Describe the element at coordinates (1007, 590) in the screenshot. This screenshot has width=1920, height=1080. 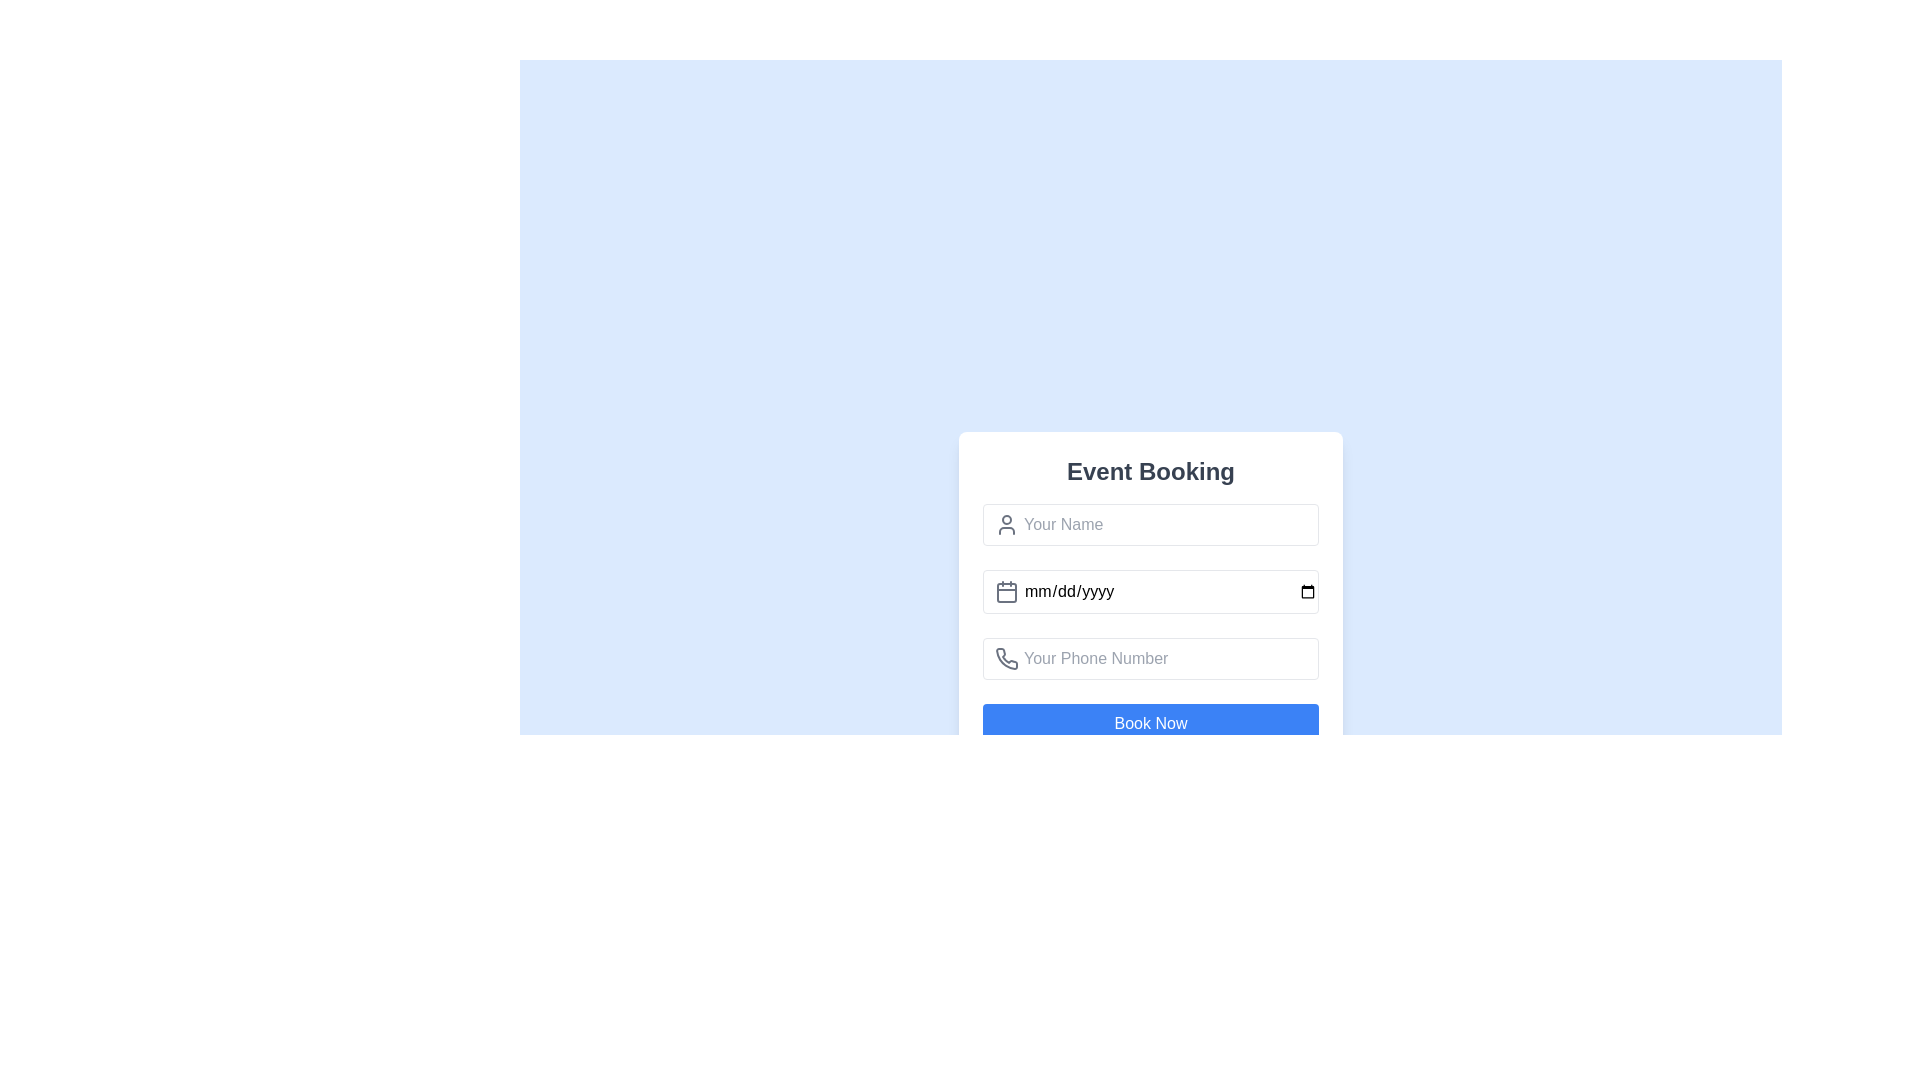
I see `the associated date input field indirectly by interacting with the Calendar icon positioned at the leftmost side of the date selection input field` at that location.